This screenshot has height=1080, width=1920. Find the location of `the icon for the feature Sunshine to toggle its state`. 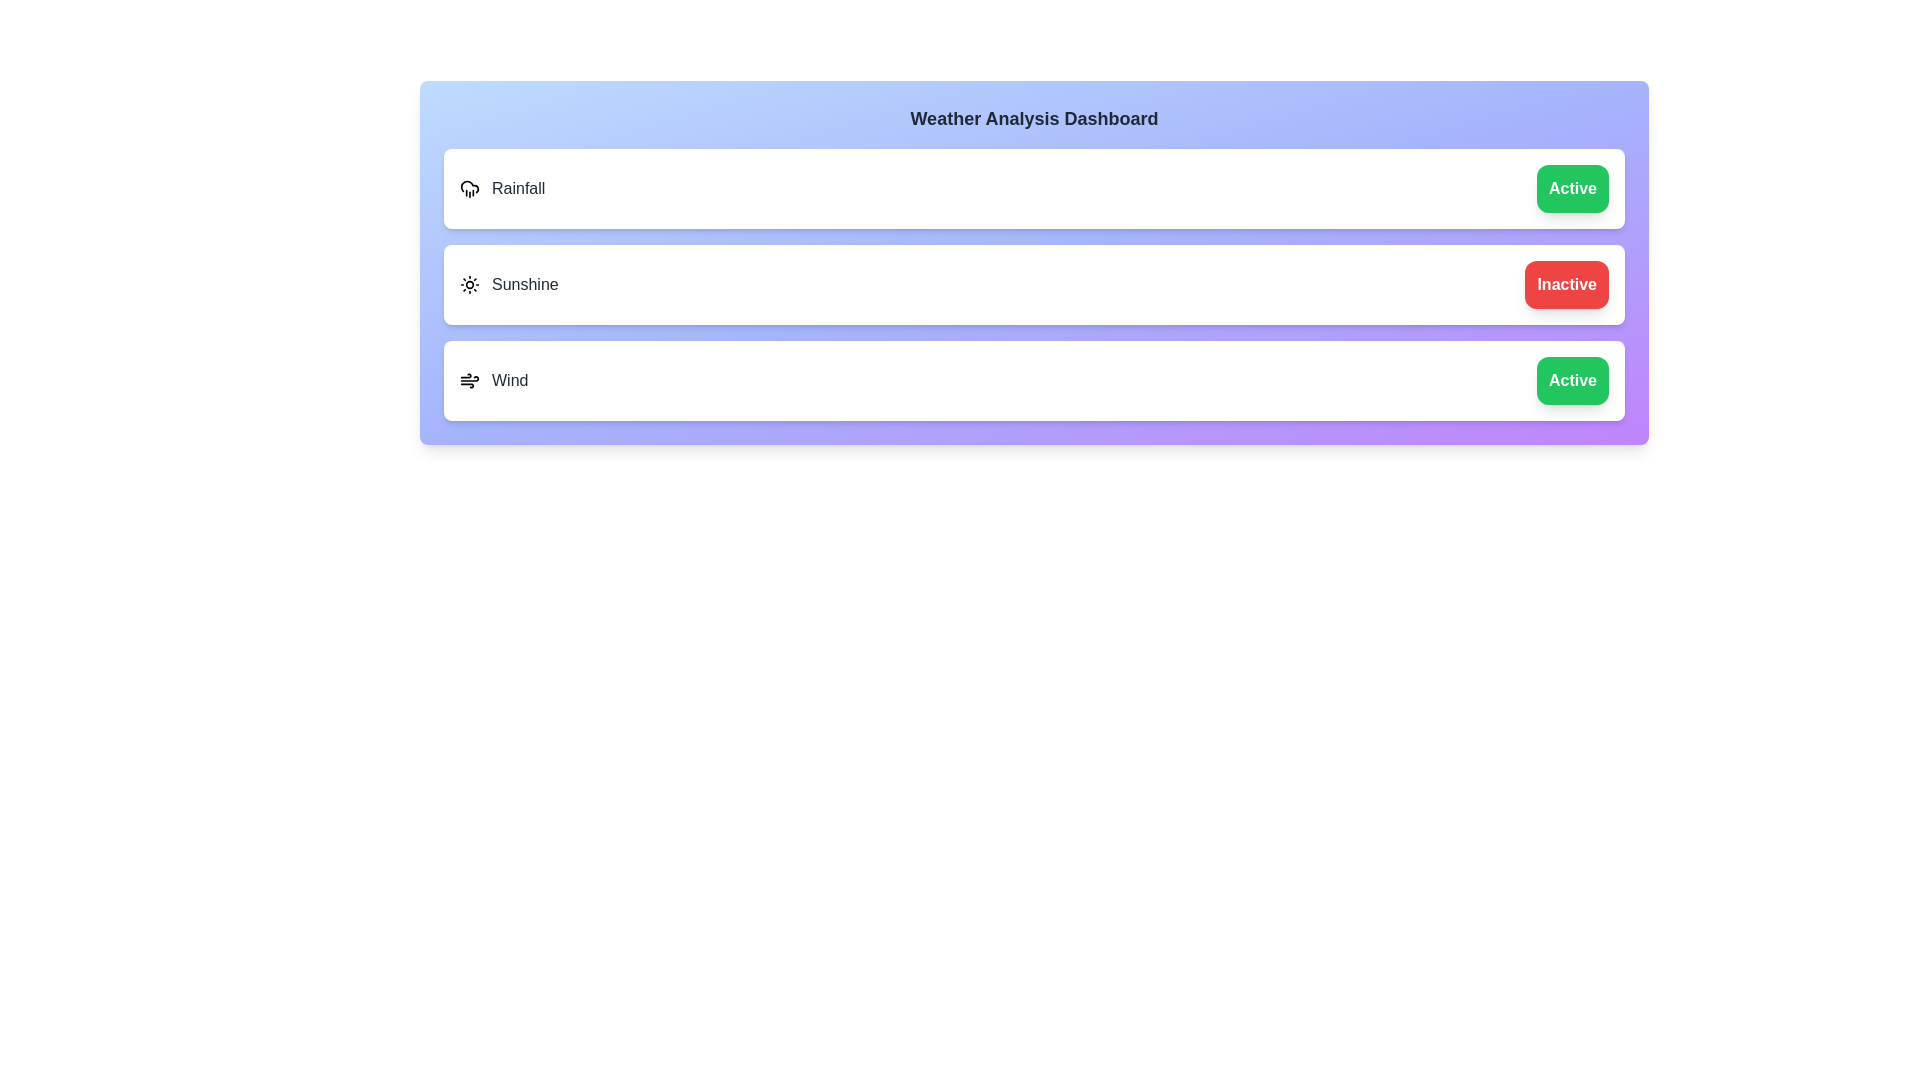

the icon for the feature Sunshine to toggle its state is located at coordinates (469, 285).